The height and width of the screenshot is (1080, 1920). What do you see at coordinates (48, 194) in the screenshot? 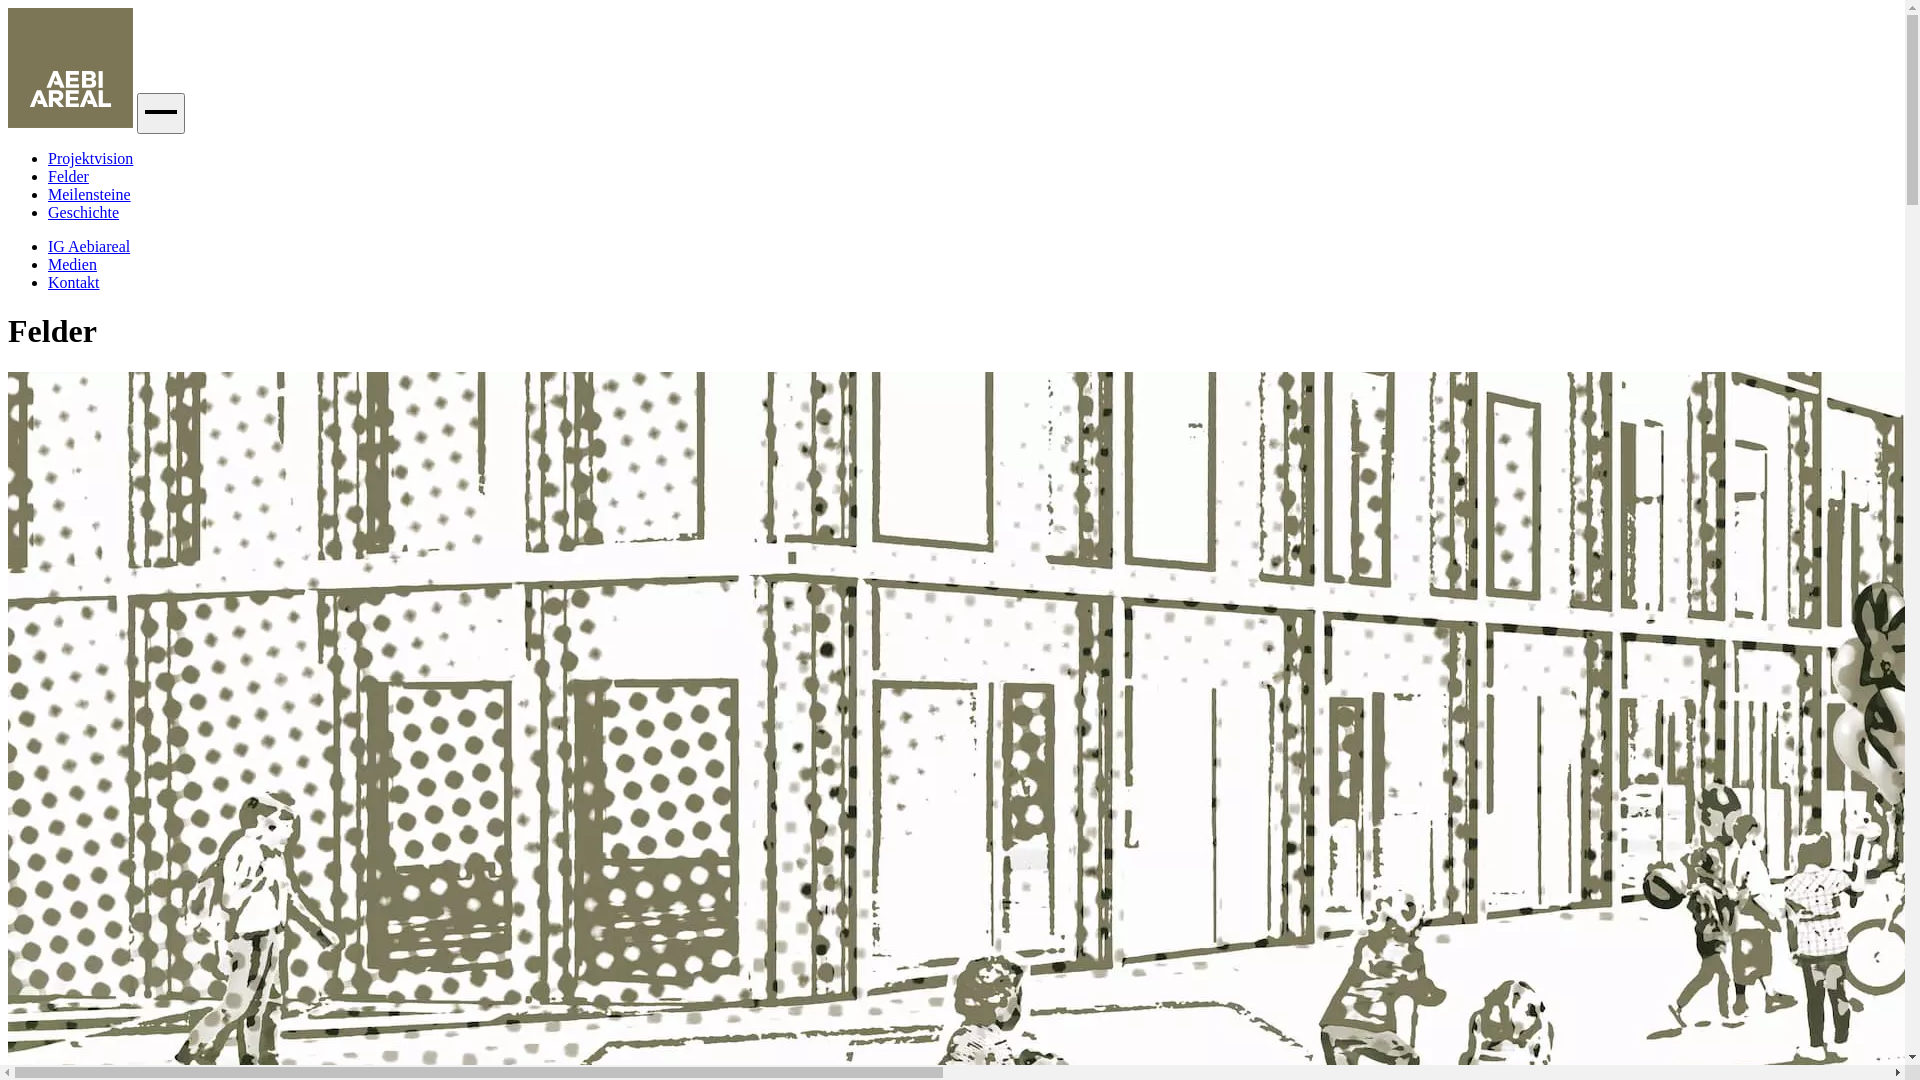
I see `'Meilensteine'` at bounding box center [48, 194].